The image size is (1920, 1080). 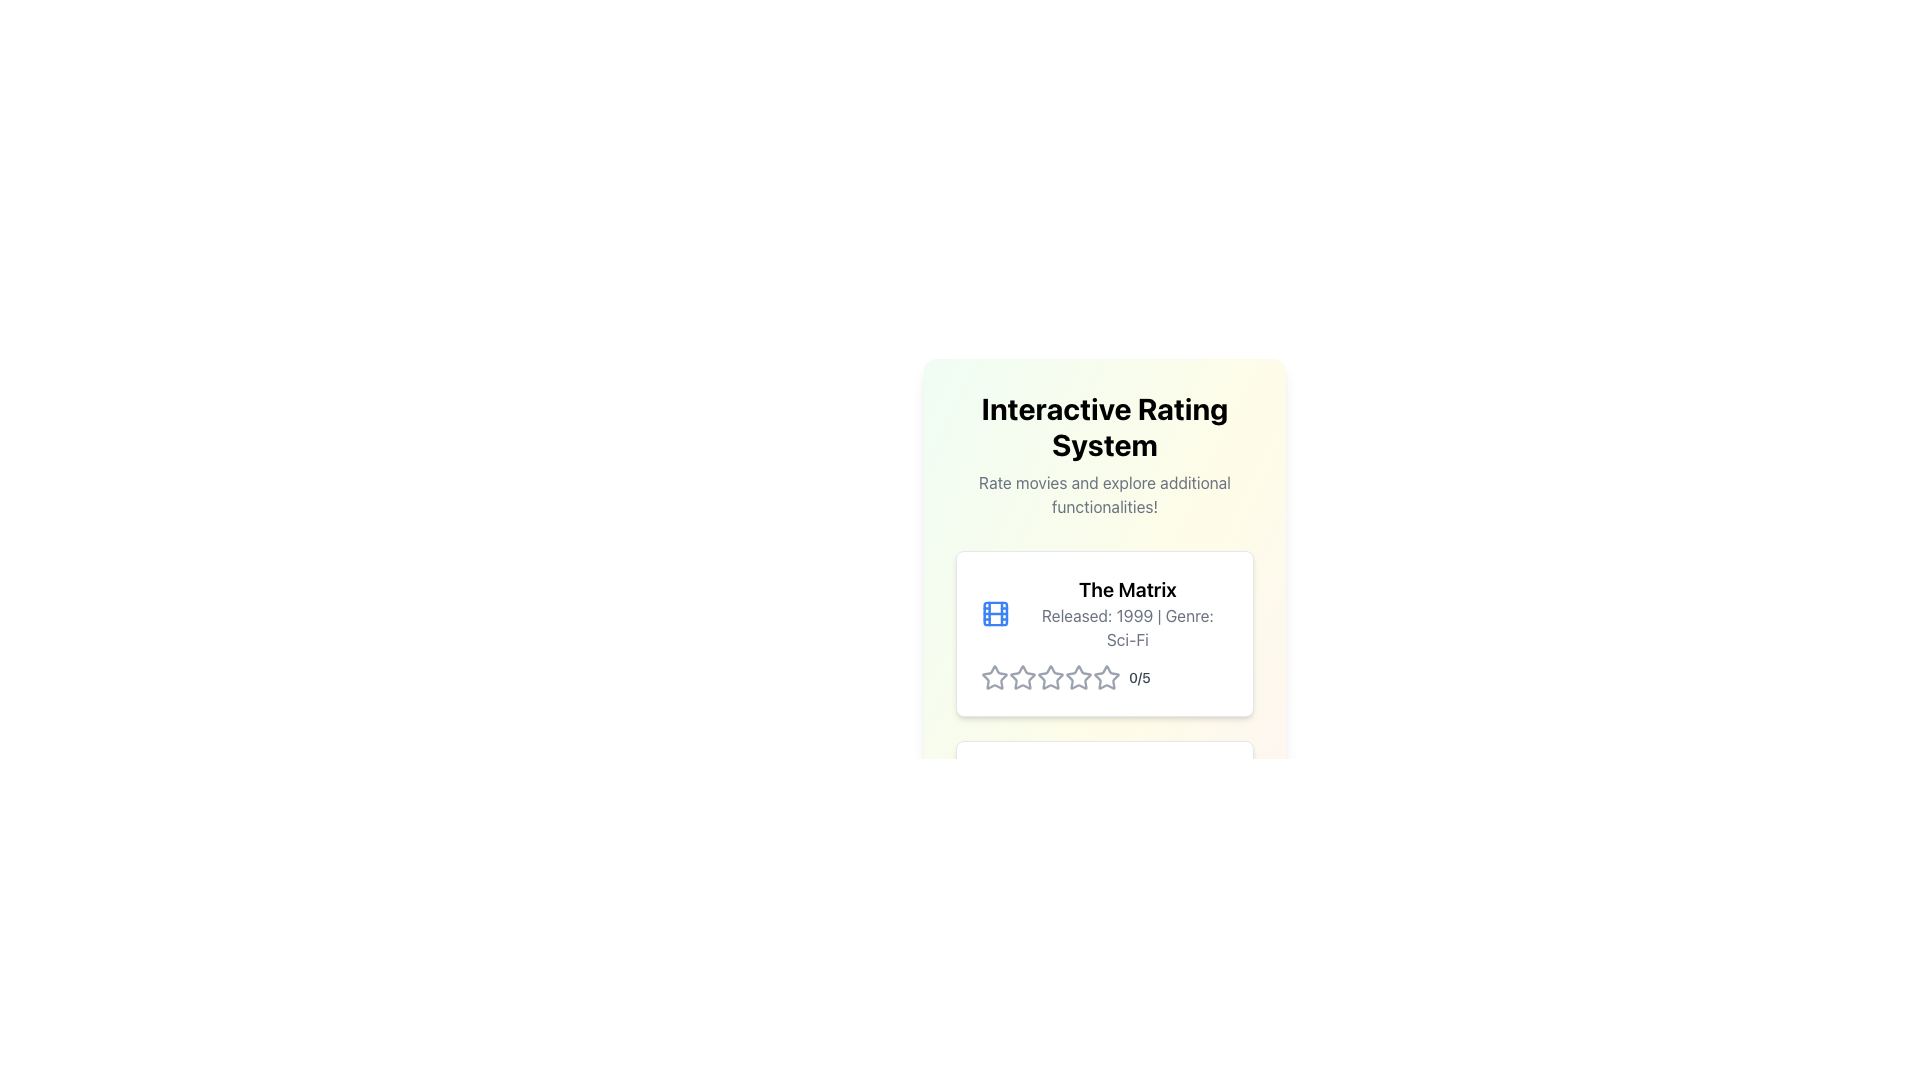 What do you see at coordinates (995, 612) in the screenshot?
I see `the movie icon for 'The Matrix', which is located to the immediate left of the text block displaying the movie's title and details` at bounding box center [995, 612].